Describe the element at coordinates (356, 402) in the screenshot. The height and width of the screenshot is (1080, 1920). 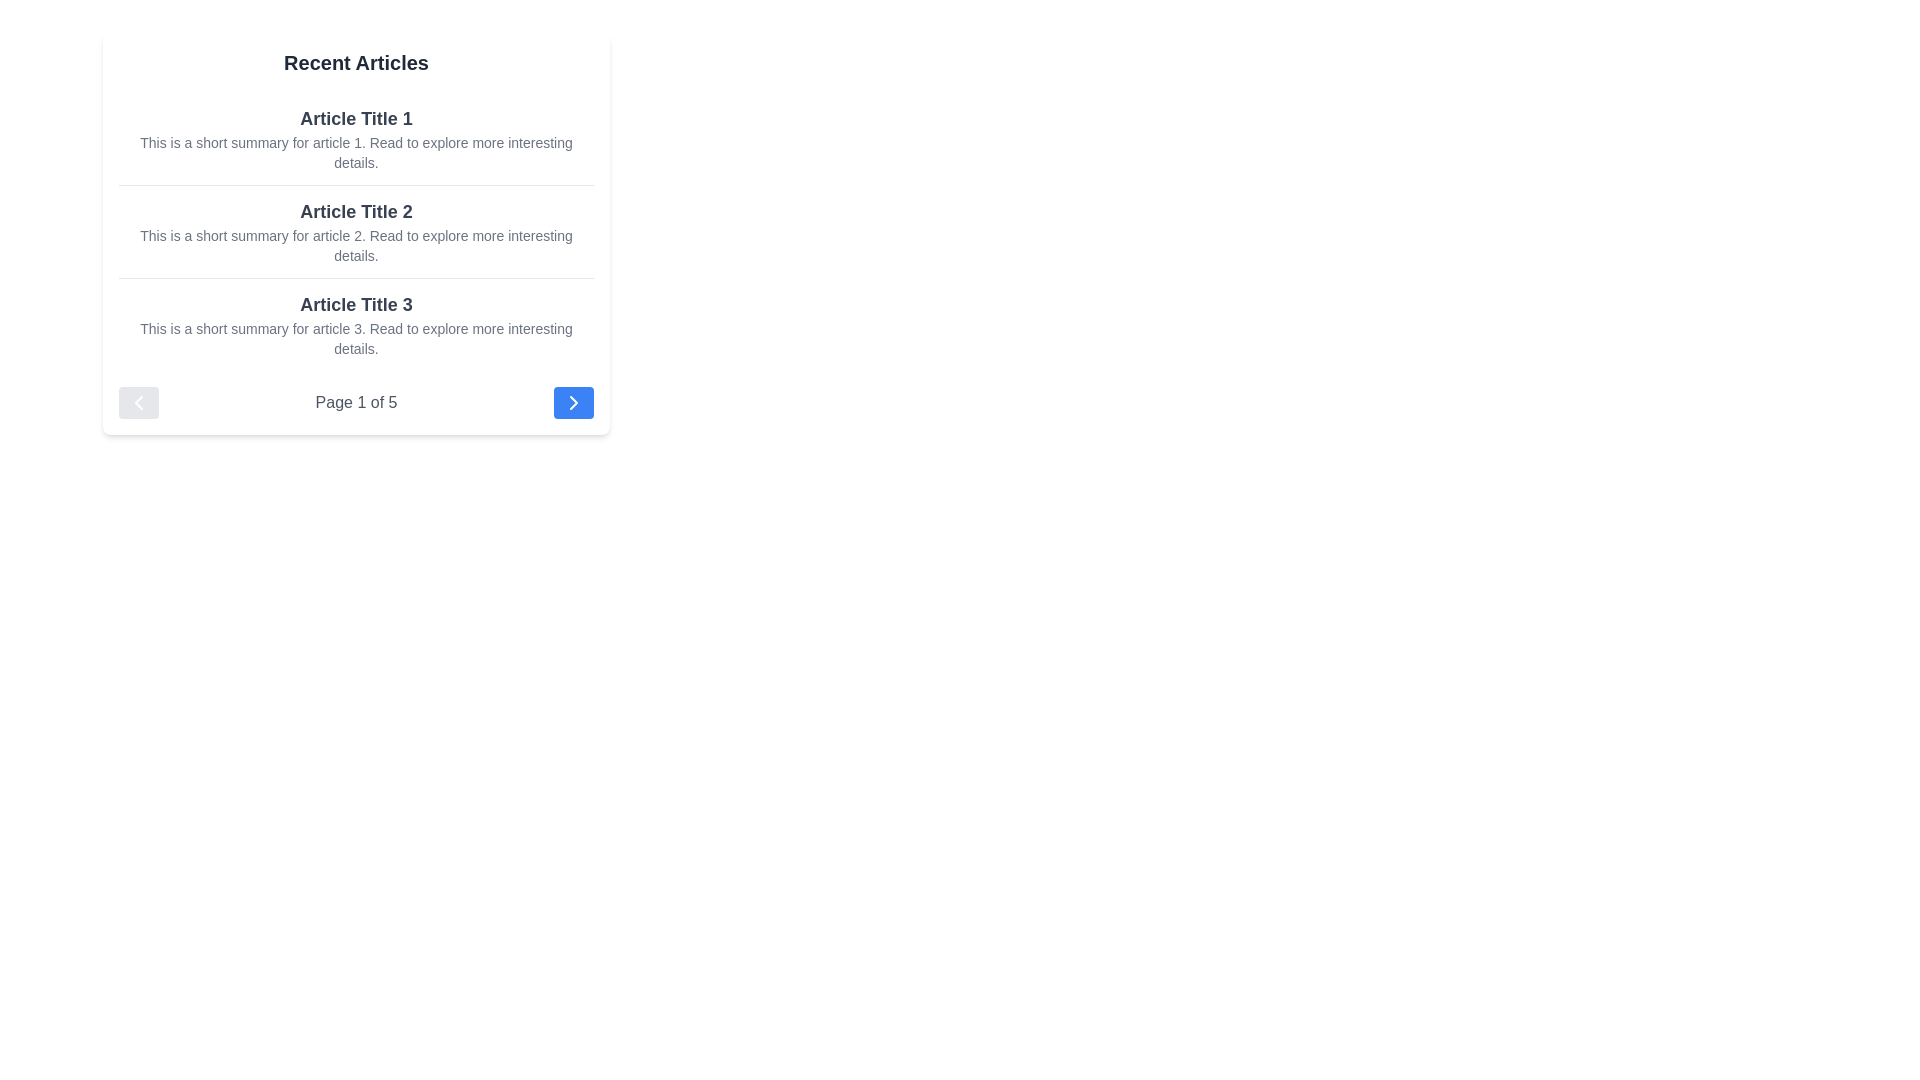
I see `the text label indicating the current page number and total number of pages, which is centrally located between two pagination buttons` at that location.